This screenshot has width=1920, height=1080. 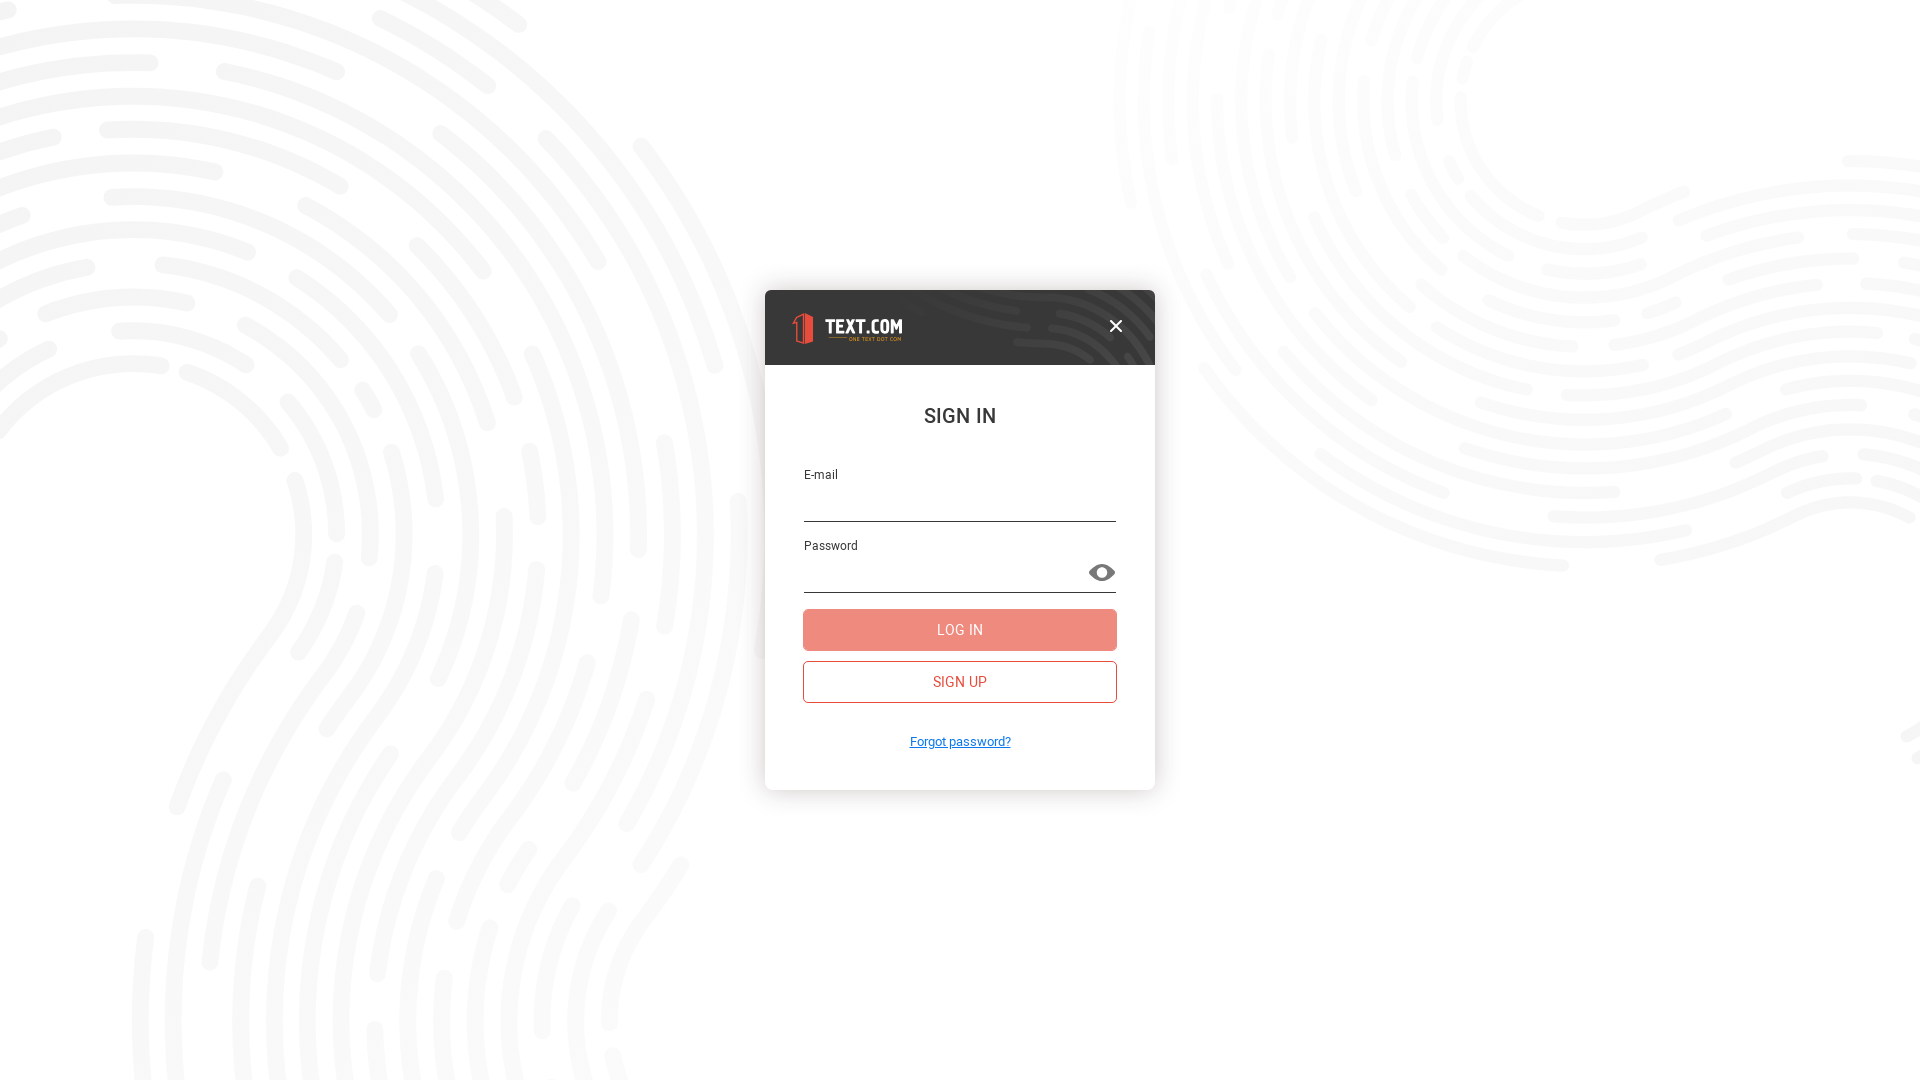 I want to click on 'SIGN UP', so click(x=960, y=681).